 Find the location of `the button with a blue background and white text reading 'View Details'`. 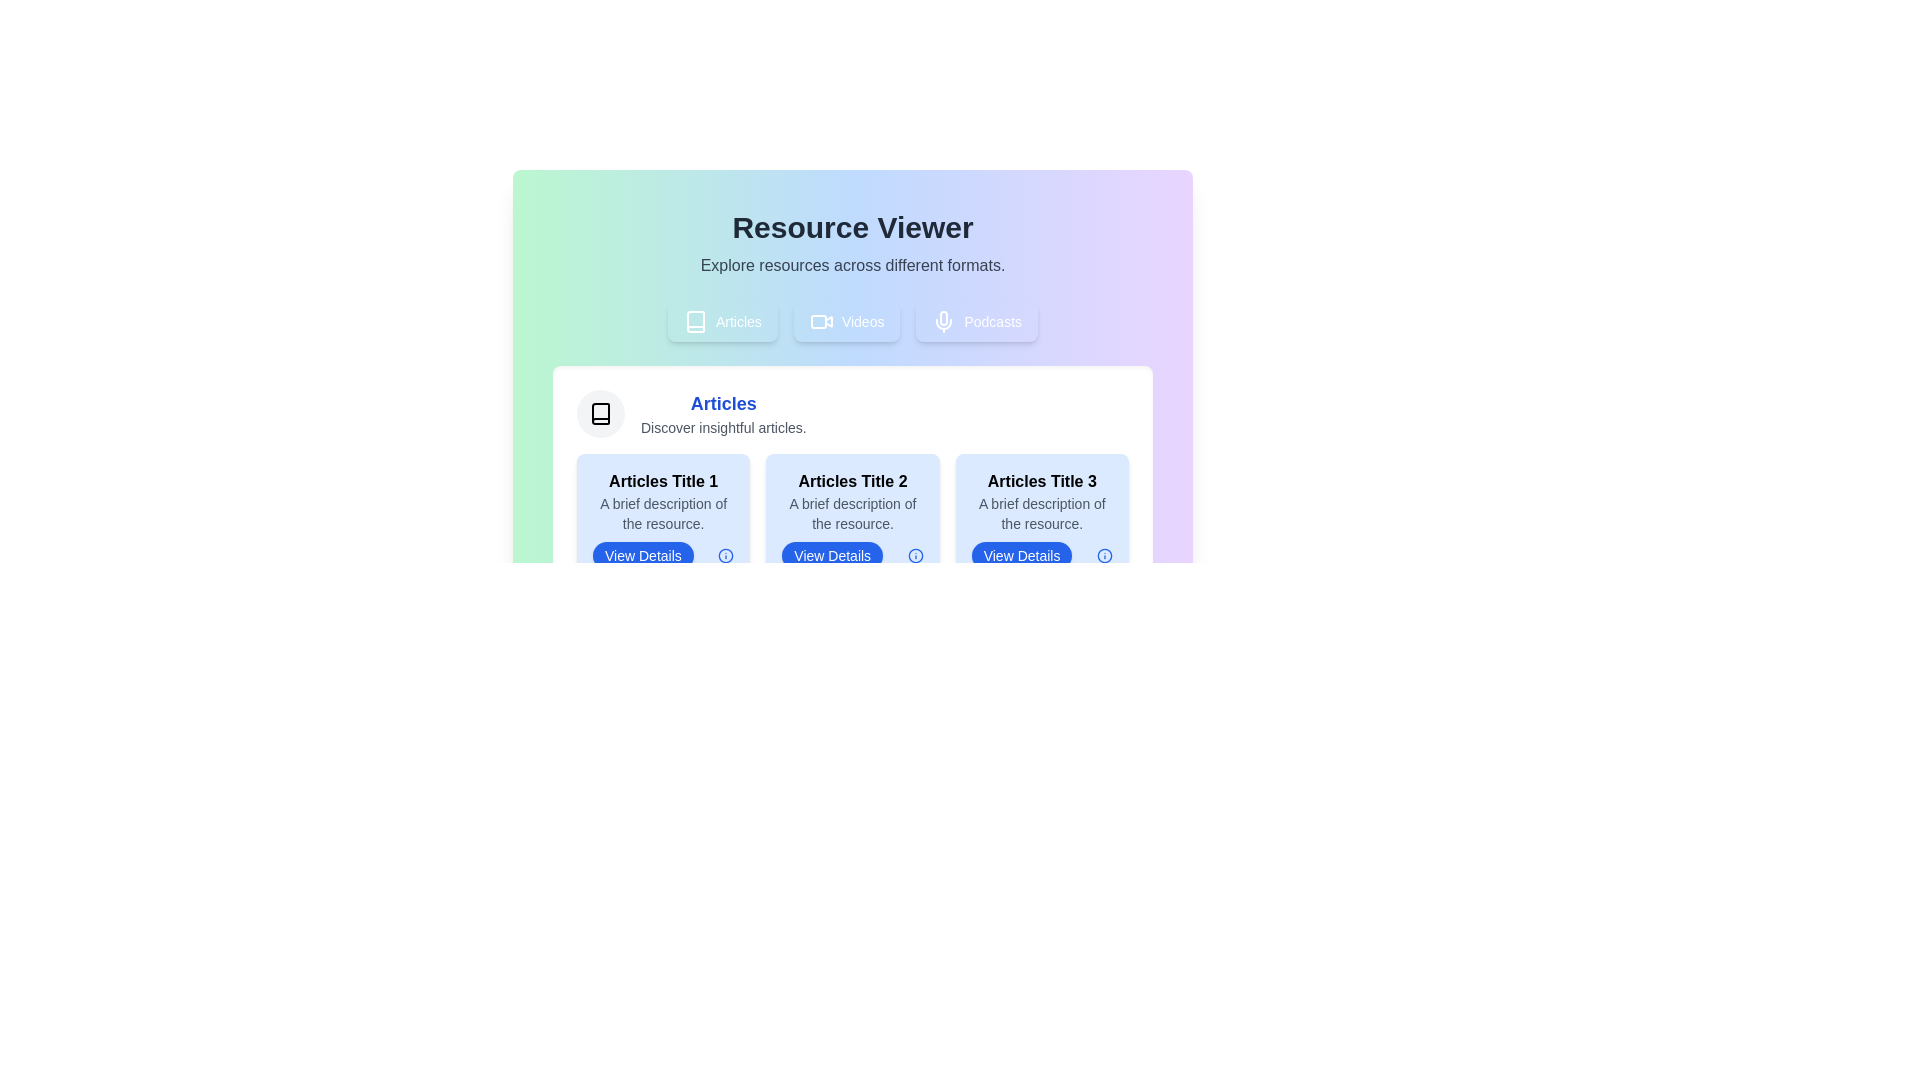

the button with a blue background and white text reading 'View Details' is located at coordinates (663, 555).